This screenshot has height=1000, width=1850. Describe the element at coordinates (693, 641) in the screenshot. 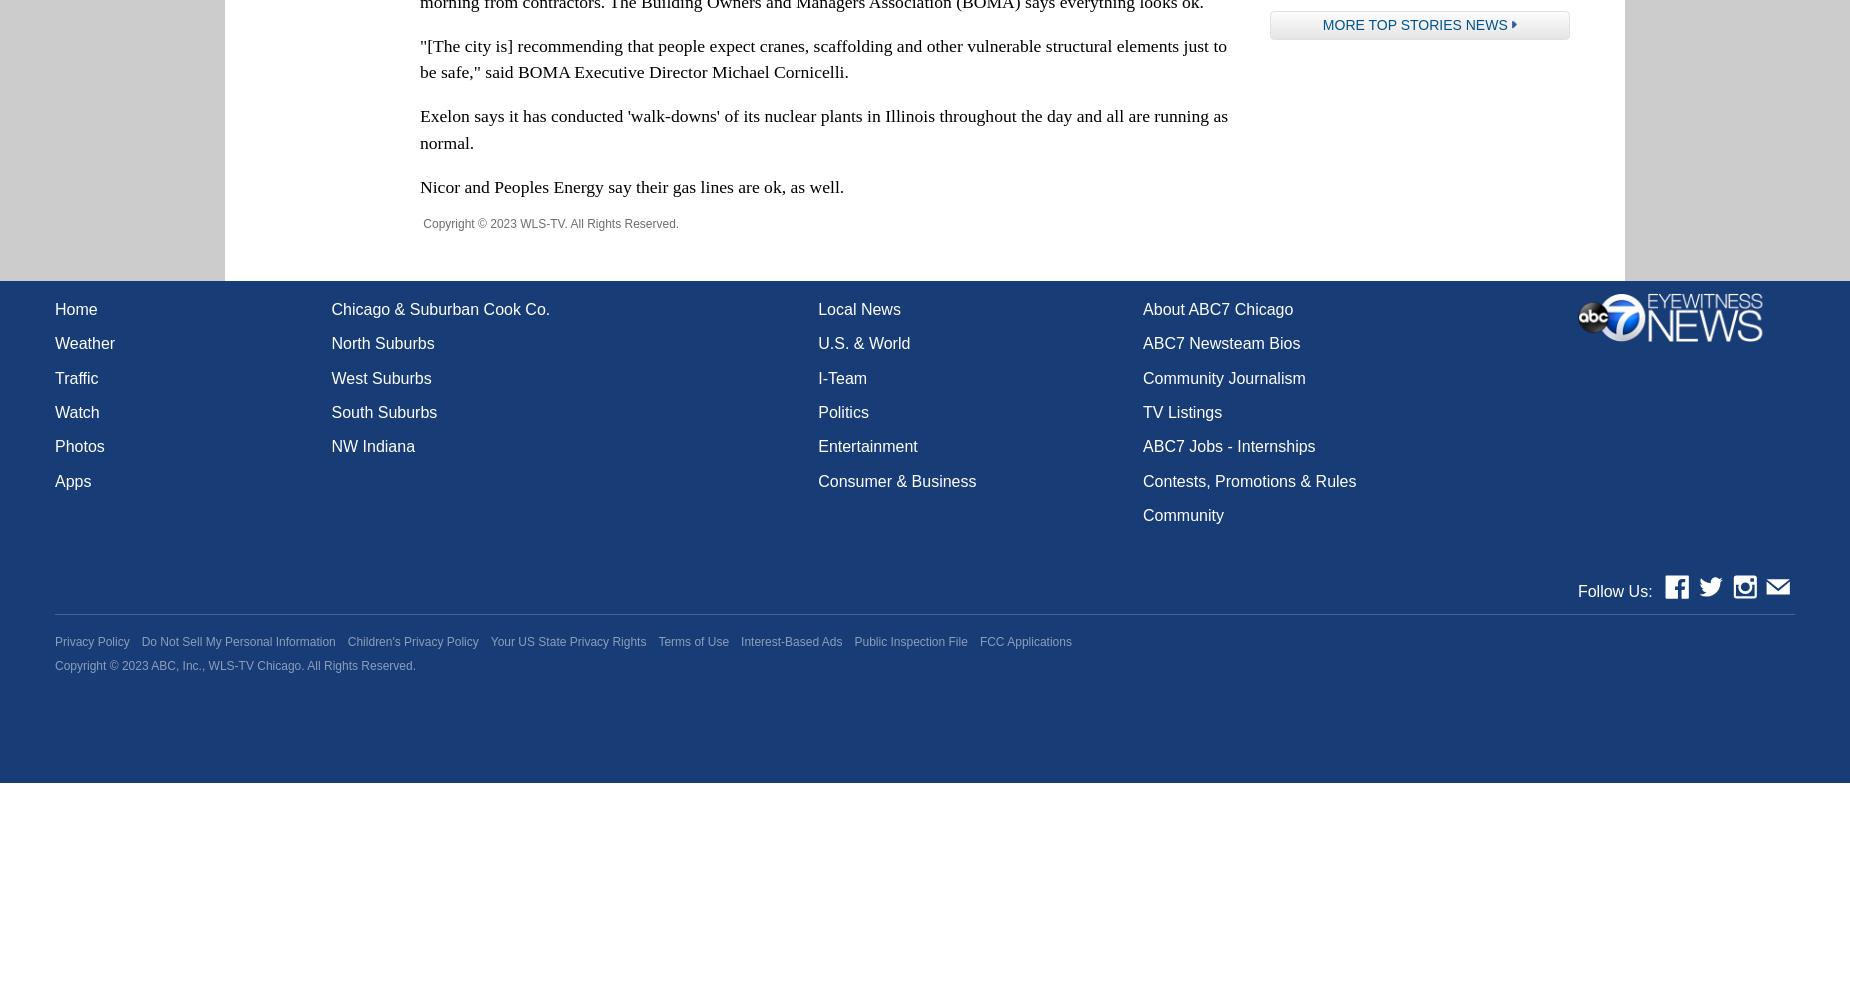

I see `'Terms of Use'` at that location.